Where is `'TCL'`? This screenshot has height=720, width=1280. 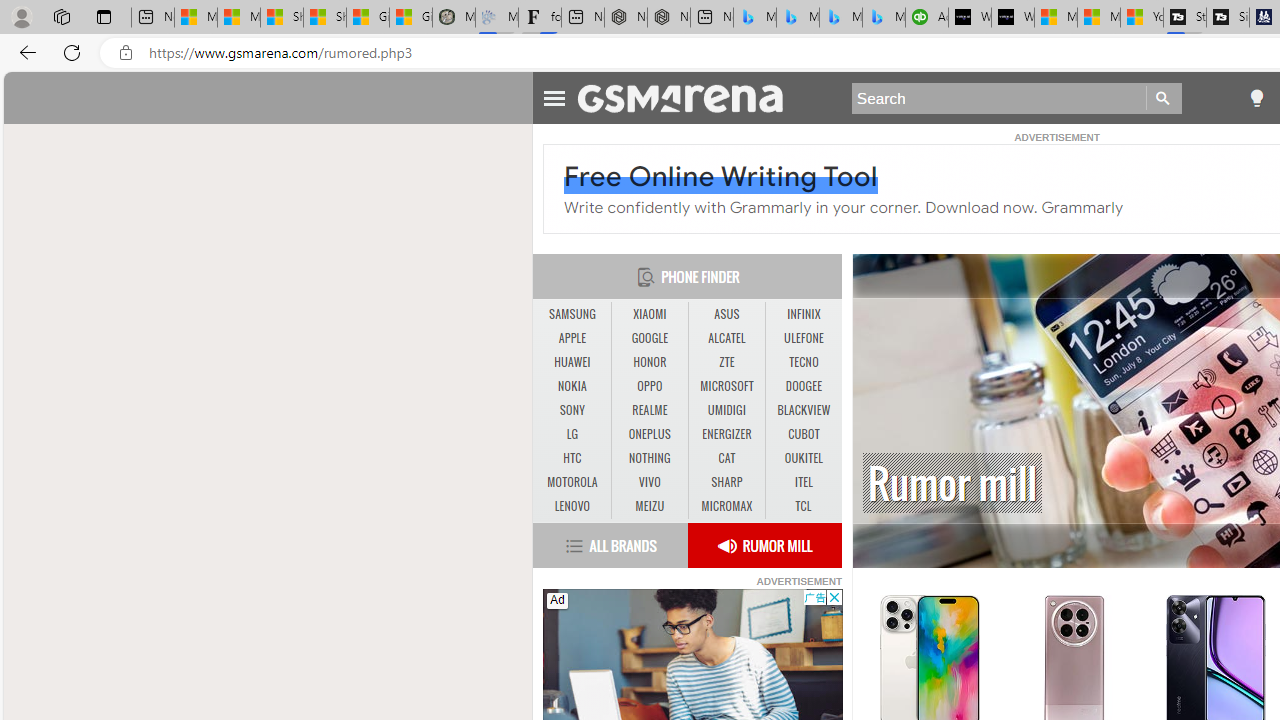 'TCL' is located at coordinates (803, 505).